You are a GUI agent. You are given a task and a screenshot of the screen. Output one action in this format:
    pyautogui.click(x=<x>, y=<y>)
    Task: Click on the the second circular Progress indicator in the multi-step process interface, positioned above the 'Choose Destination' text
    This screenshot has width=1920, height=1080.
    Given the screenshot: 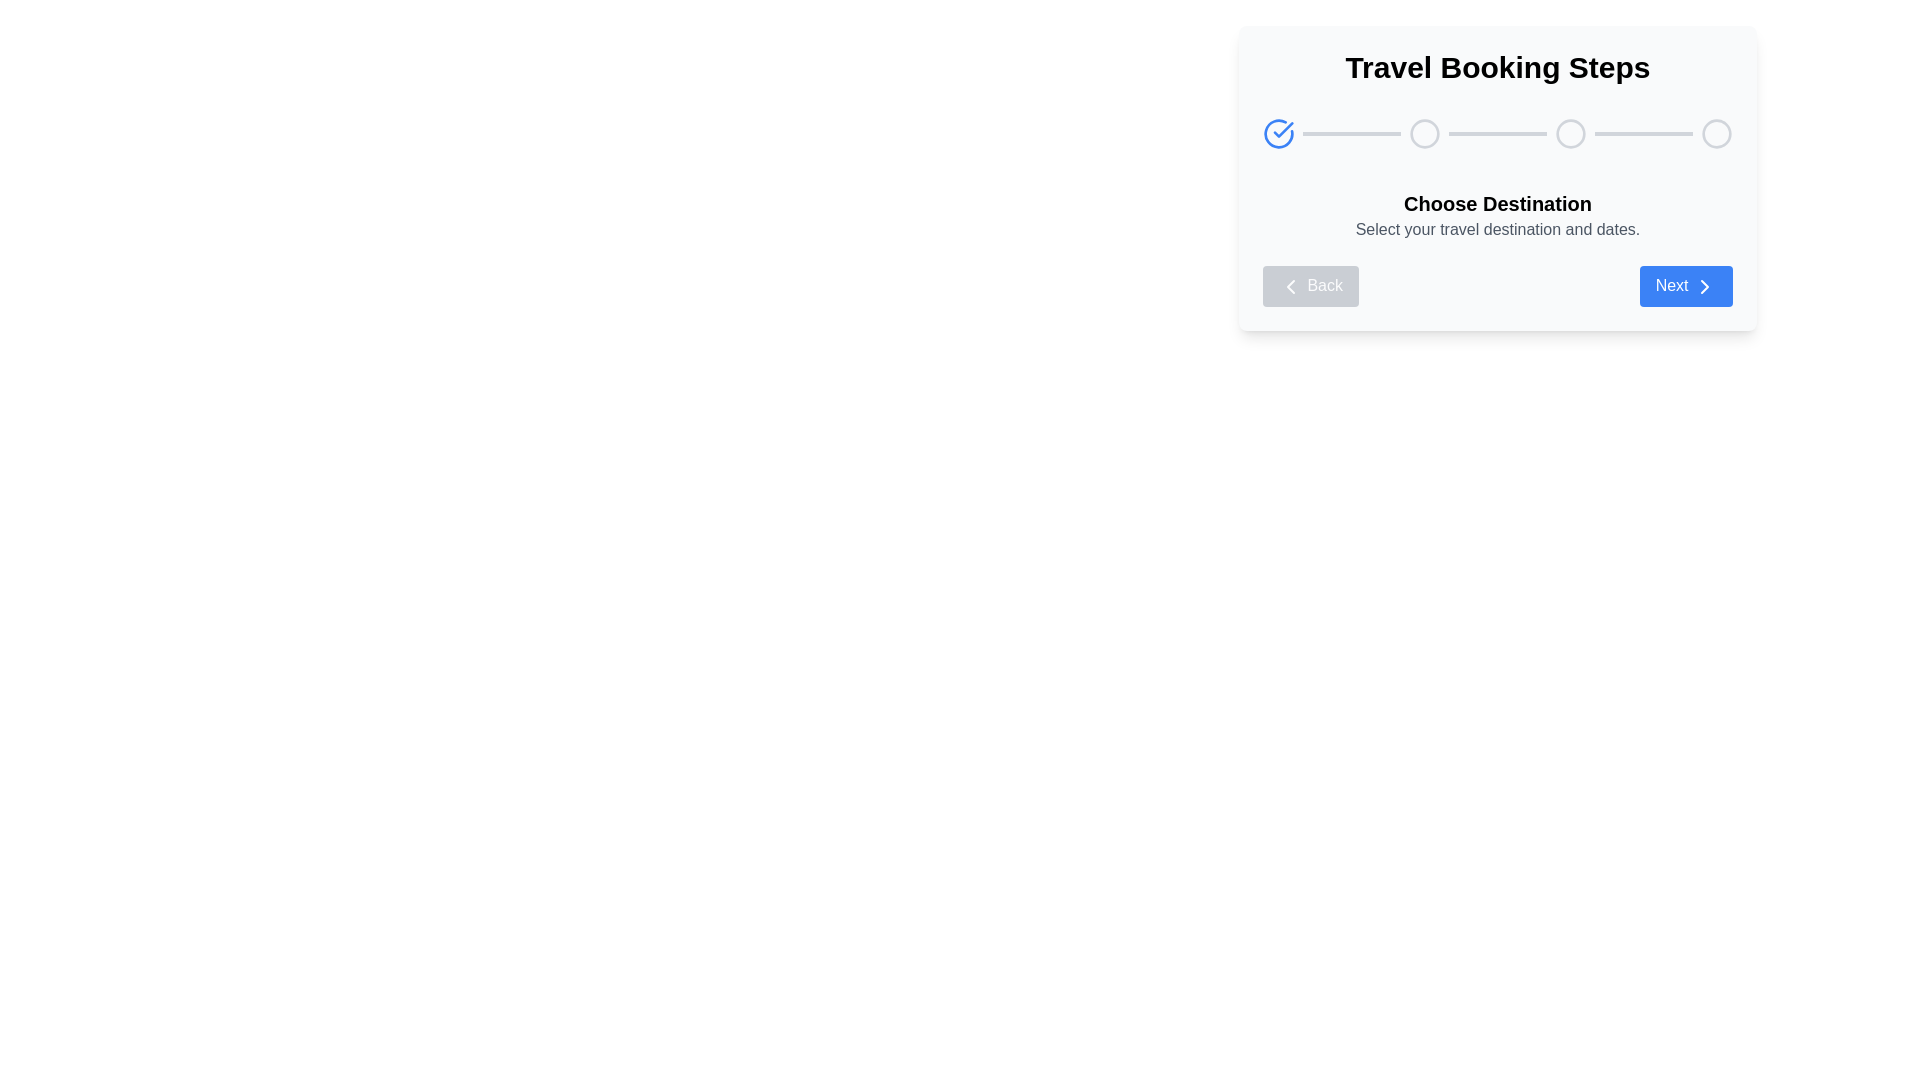 What is the action you would take?
    pyautogui.click(x=1424, y=134)
    